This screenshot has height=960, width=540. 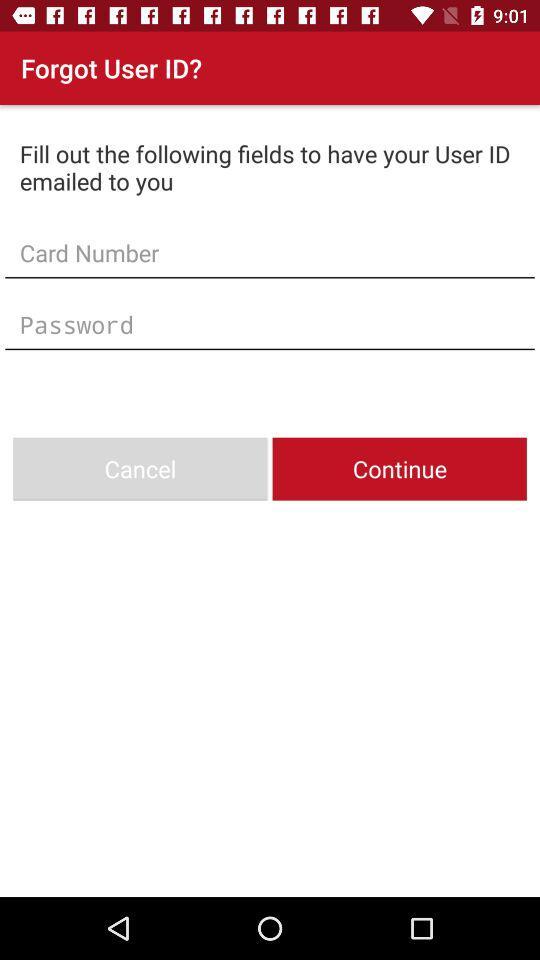 What do you see at coordinates (399, 469) in the screenshot?
I see `the icon to the right of cancel icon` at bounding box center [399, 469].